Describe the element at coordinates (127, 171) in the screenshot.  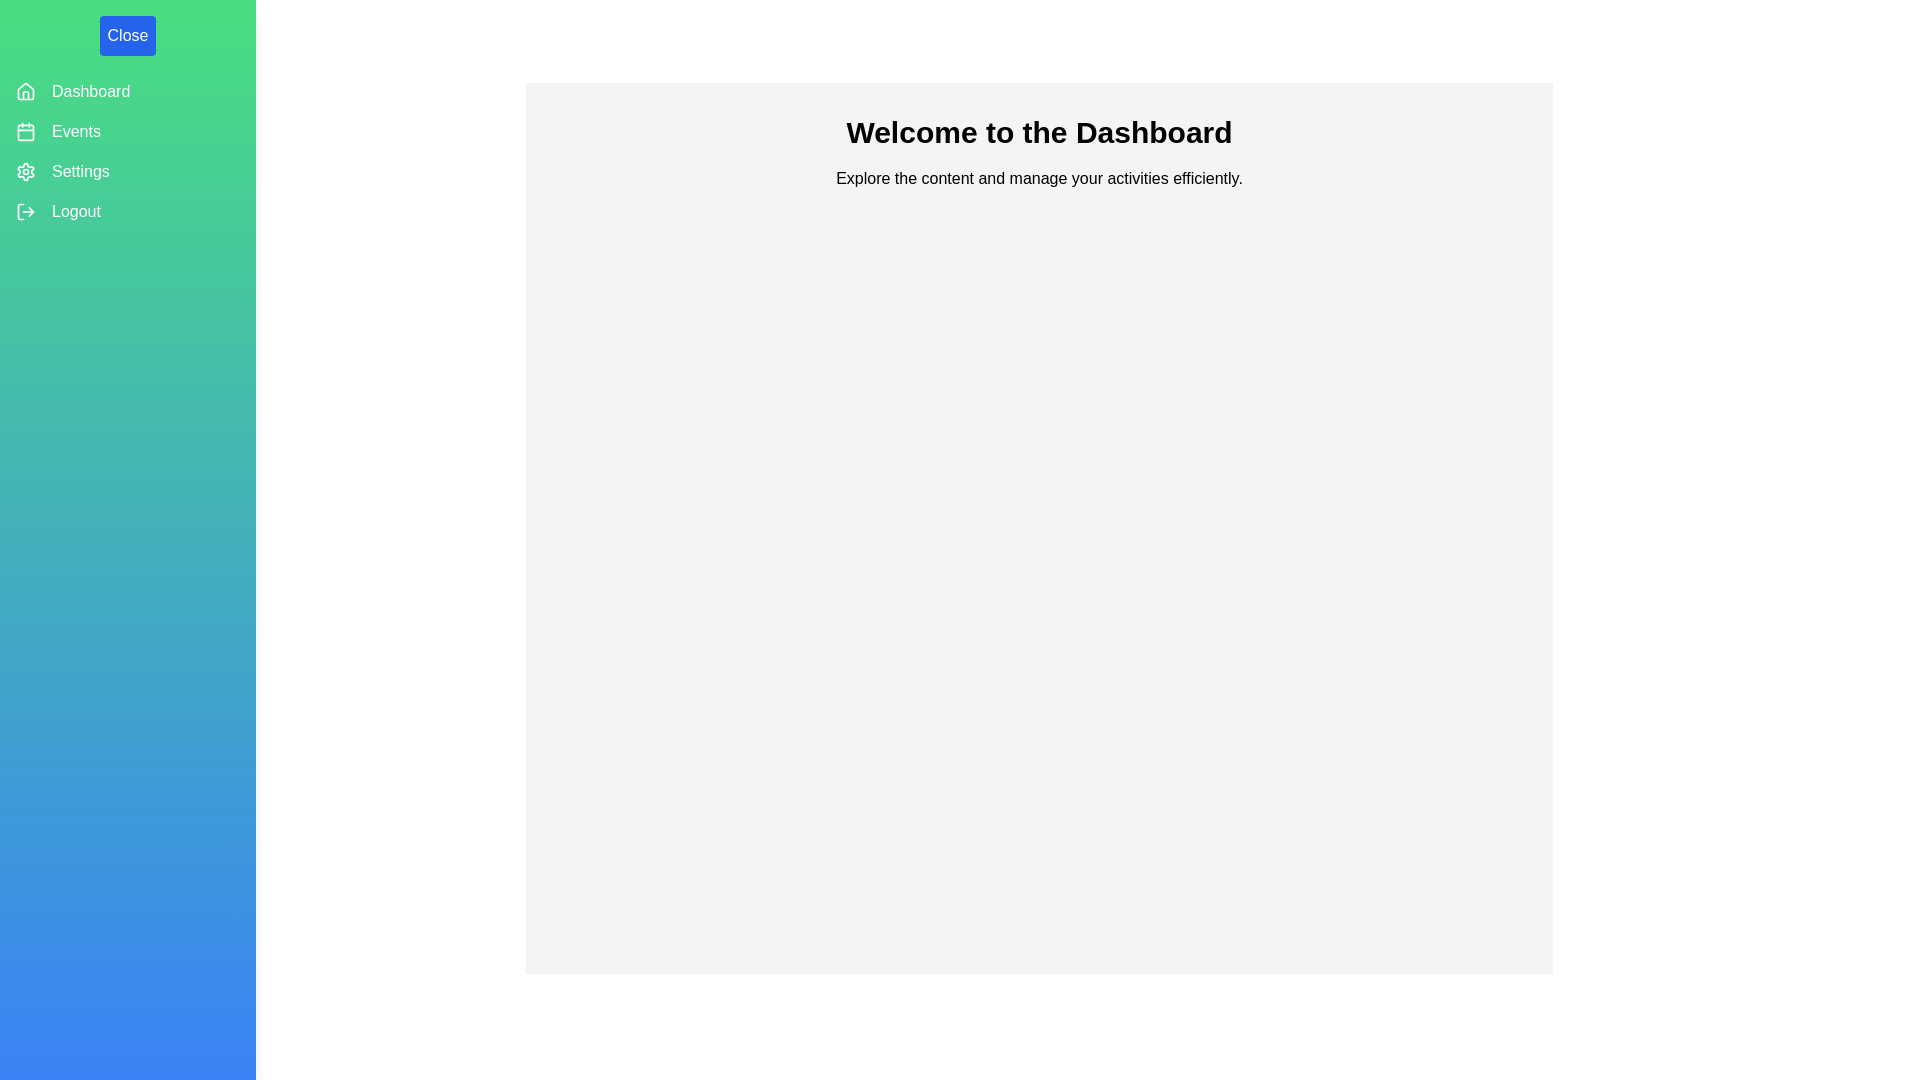
I see `the 'Settings' item in the navigation drawer` at that location.